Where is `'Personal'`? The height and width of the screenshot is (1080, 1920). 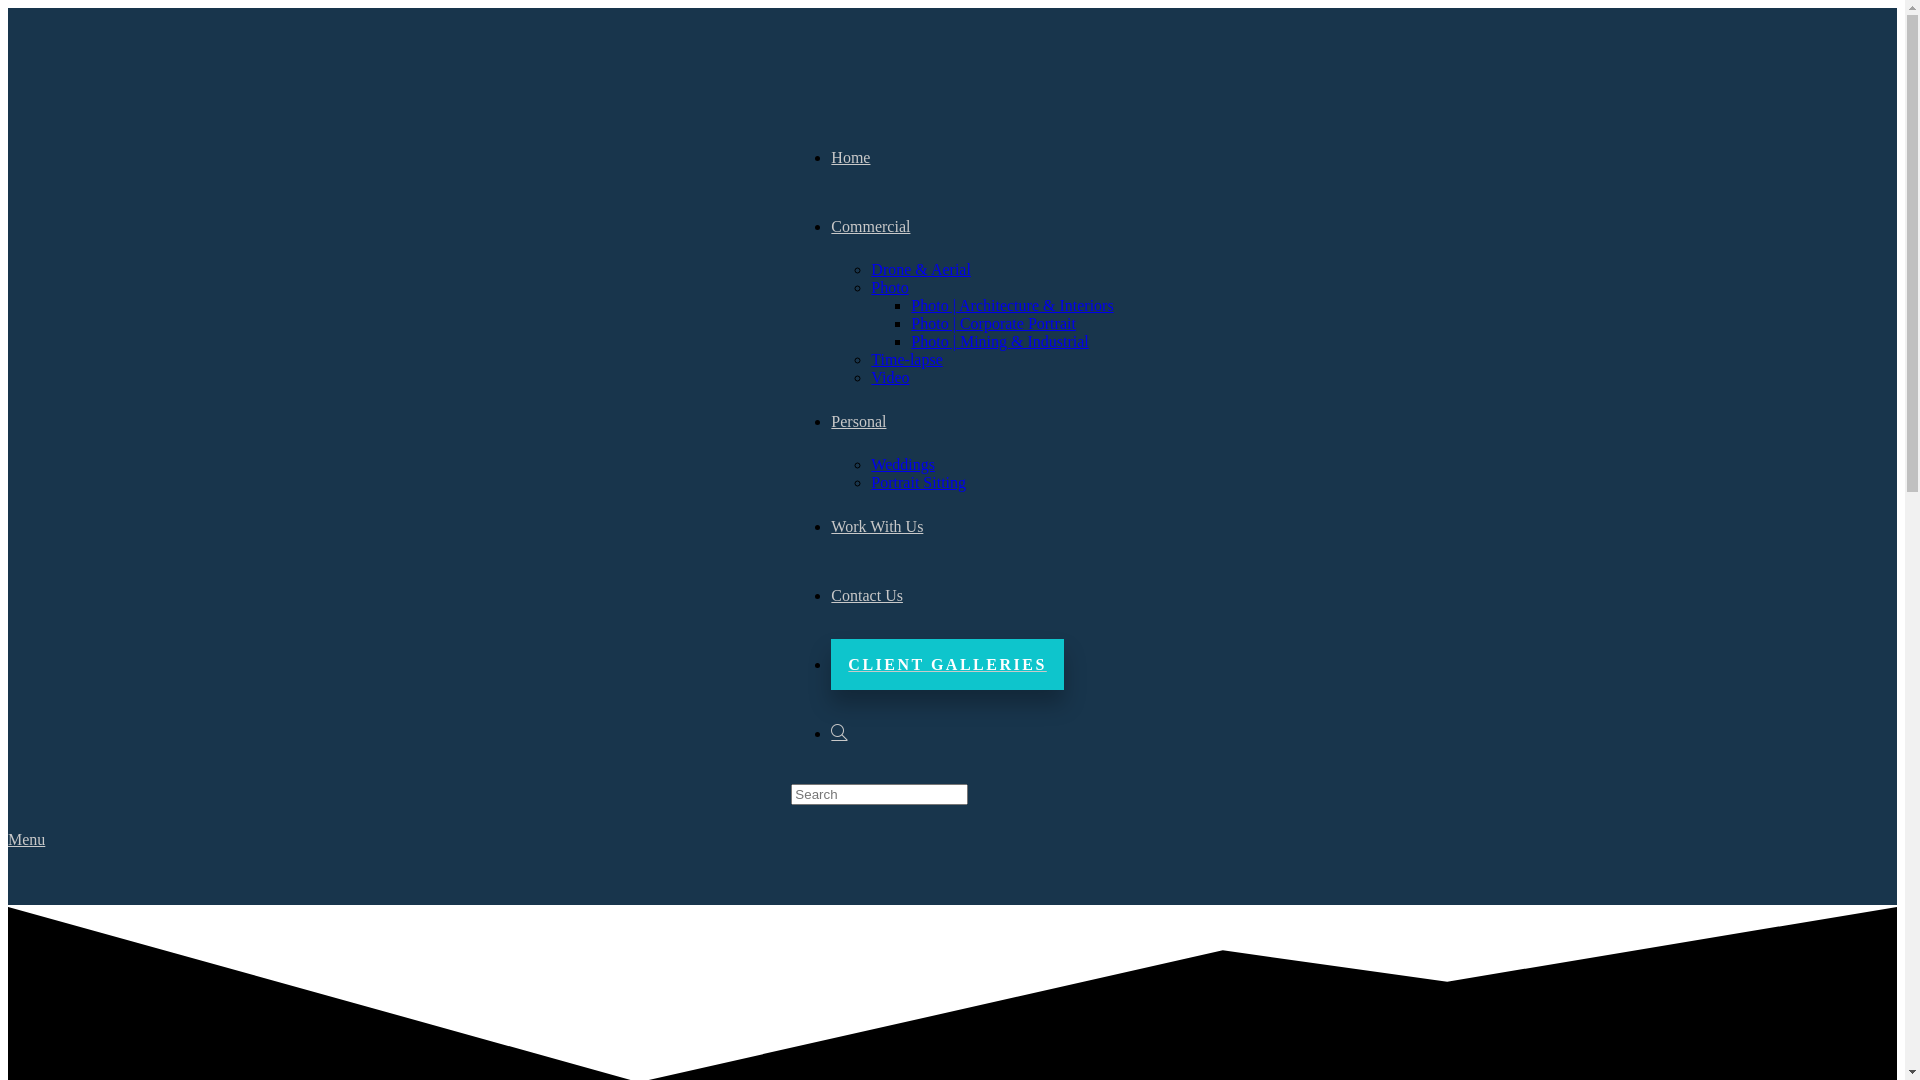 'Personal' is located at coordinates (858, 420).